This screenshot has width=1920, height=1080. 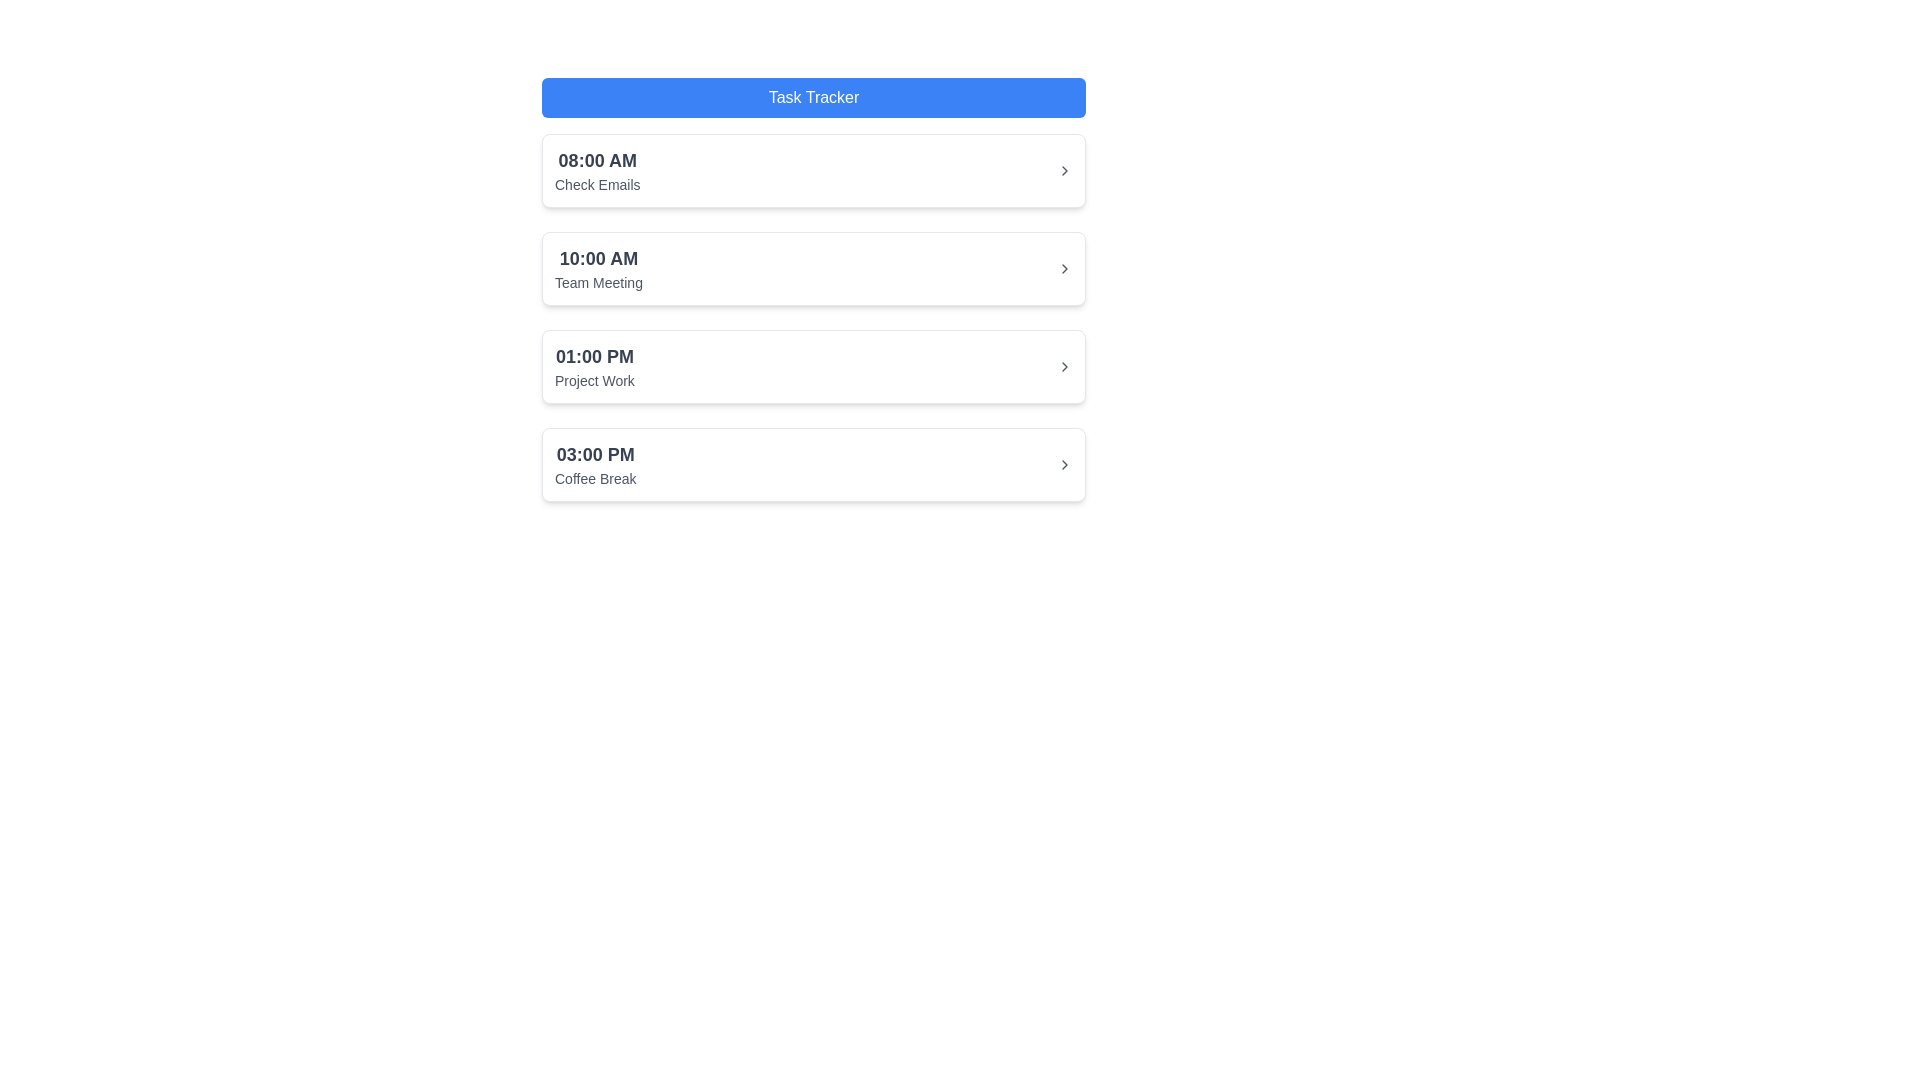 I want to click on the third List item card displaying '01:00 PM' and 'Project Work' in the 'Task Tracker' section, so click(x=814, y=366).